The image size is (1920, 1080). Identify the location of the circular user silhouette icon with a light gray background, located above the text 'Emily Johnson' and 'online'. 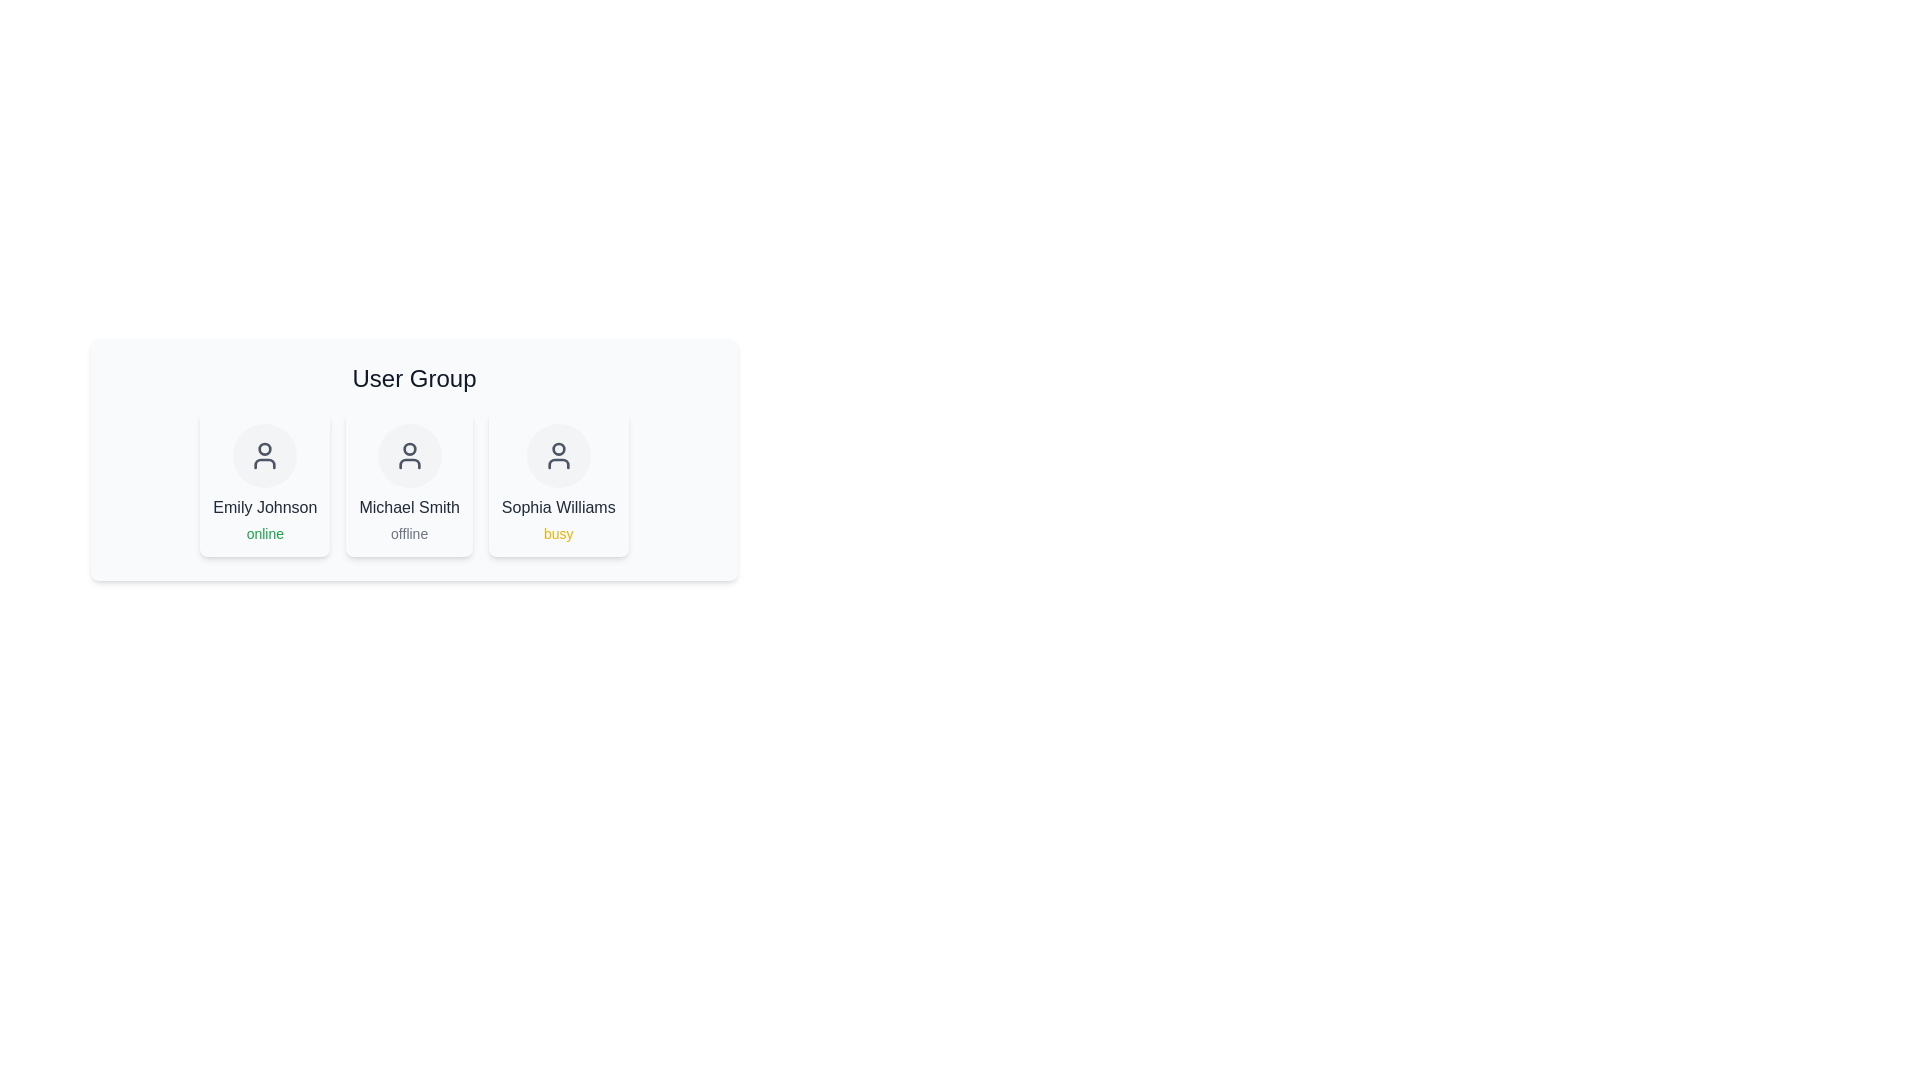
(264, 455).